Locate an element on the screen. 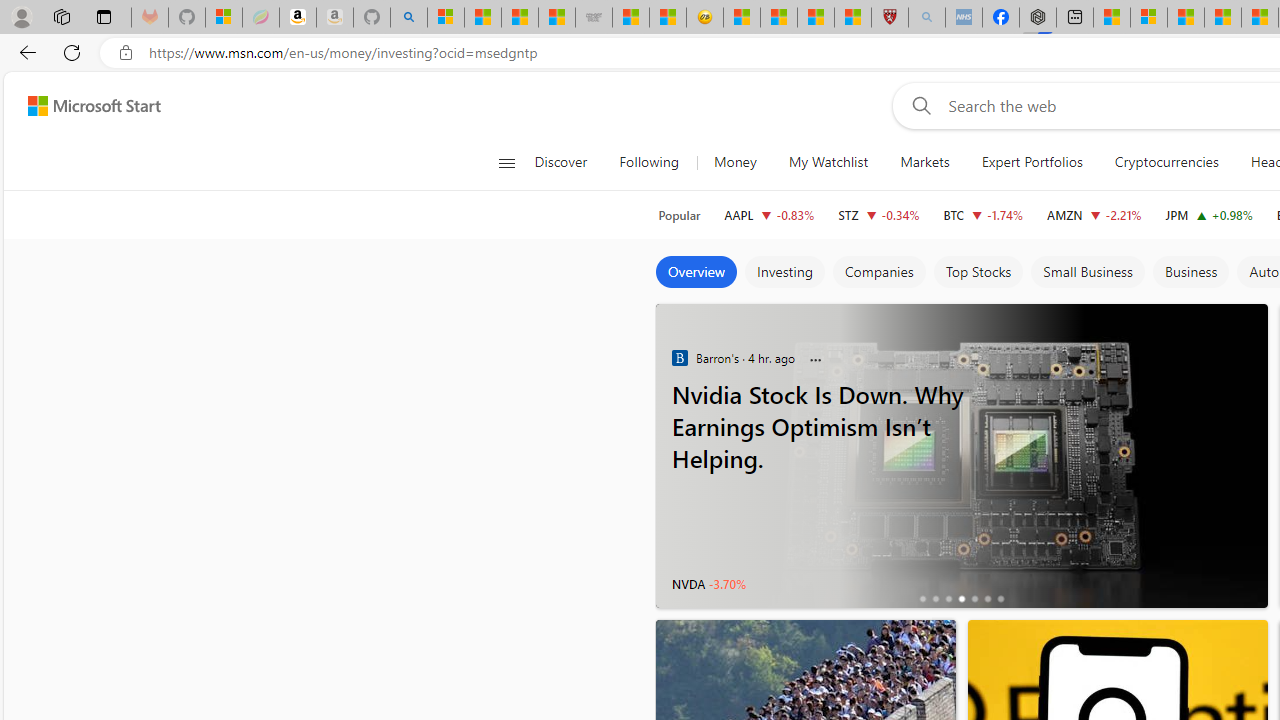  'Skip to content' is located at coordinates (86, 105).